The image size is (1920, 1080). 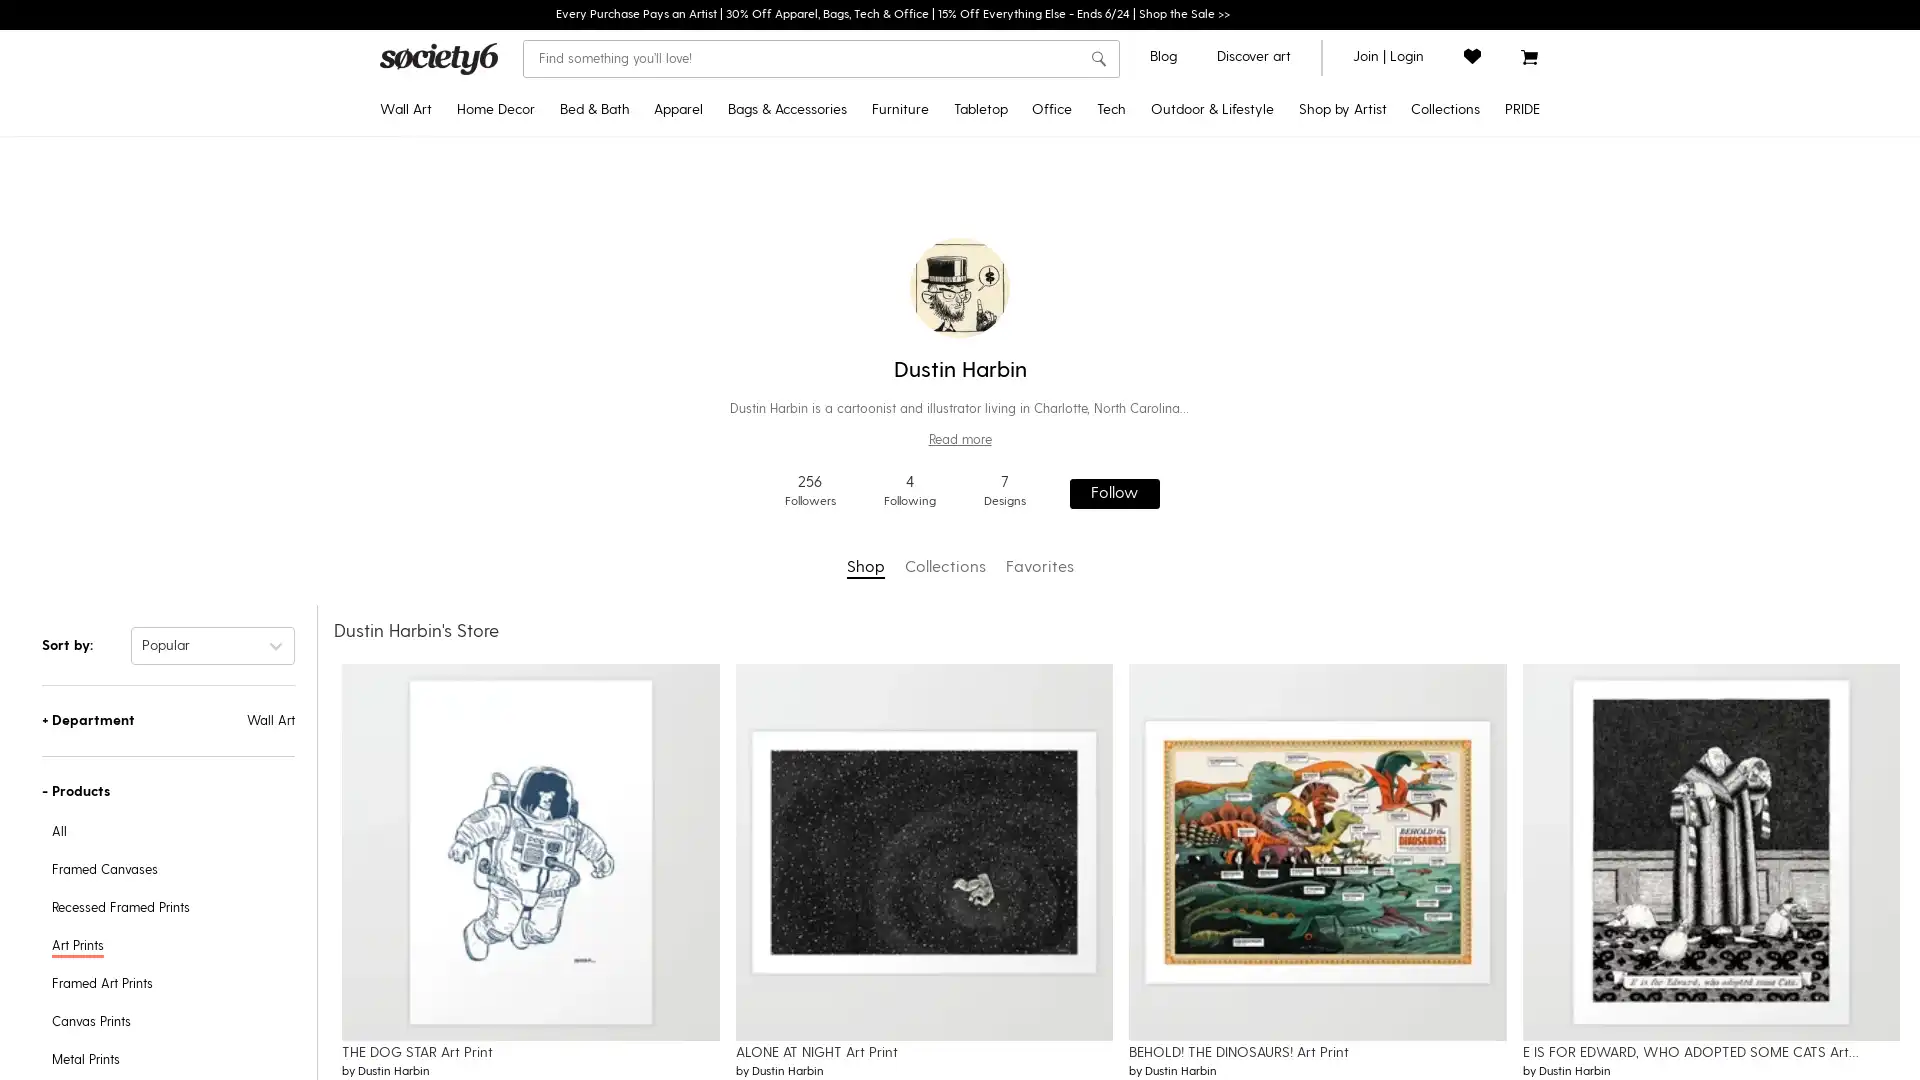 What do you see at coordinates (1101, 289) in the screenshot?
I see `Acrylic Trays` at bounding box center [1101, 289].